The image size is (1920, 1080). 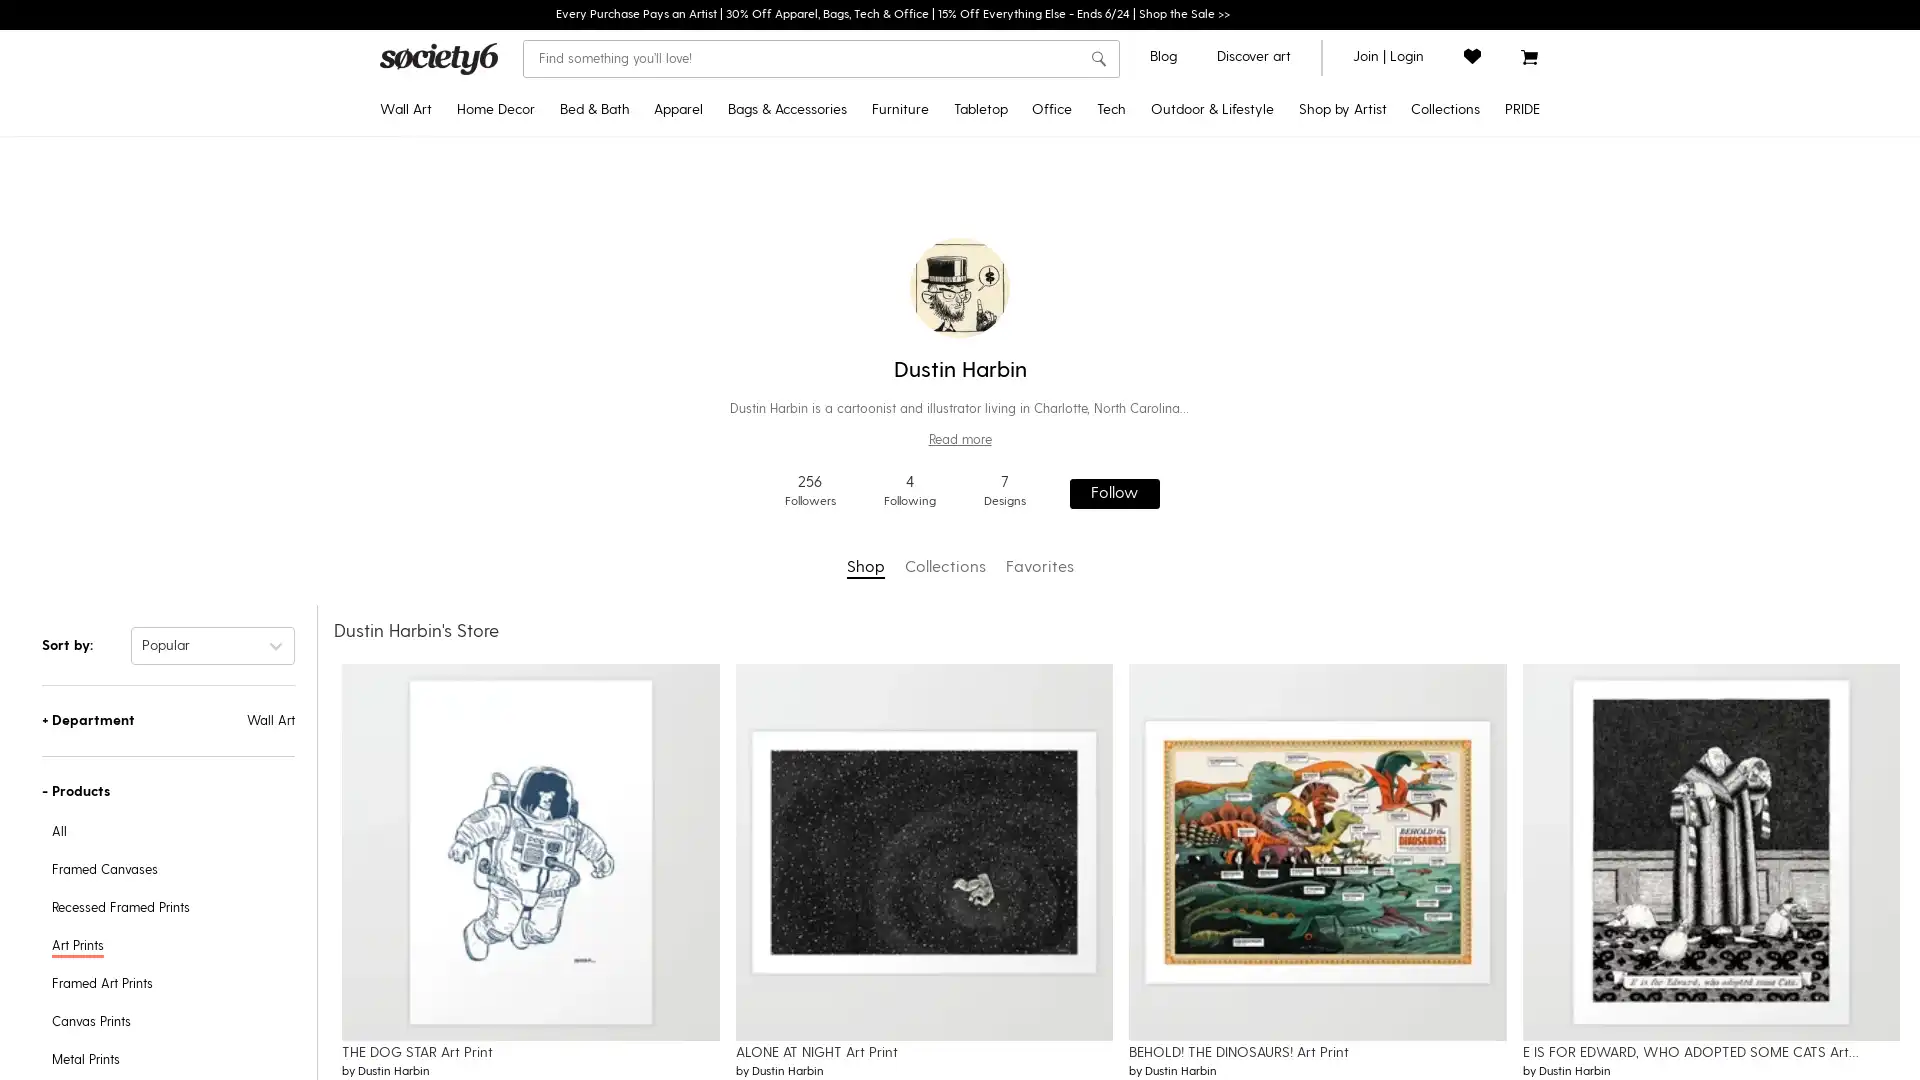 What do you see at coordinates (1101, 289) in the screenshot?
I see `Acrylic Trays` at bounding box center [1101, 289].